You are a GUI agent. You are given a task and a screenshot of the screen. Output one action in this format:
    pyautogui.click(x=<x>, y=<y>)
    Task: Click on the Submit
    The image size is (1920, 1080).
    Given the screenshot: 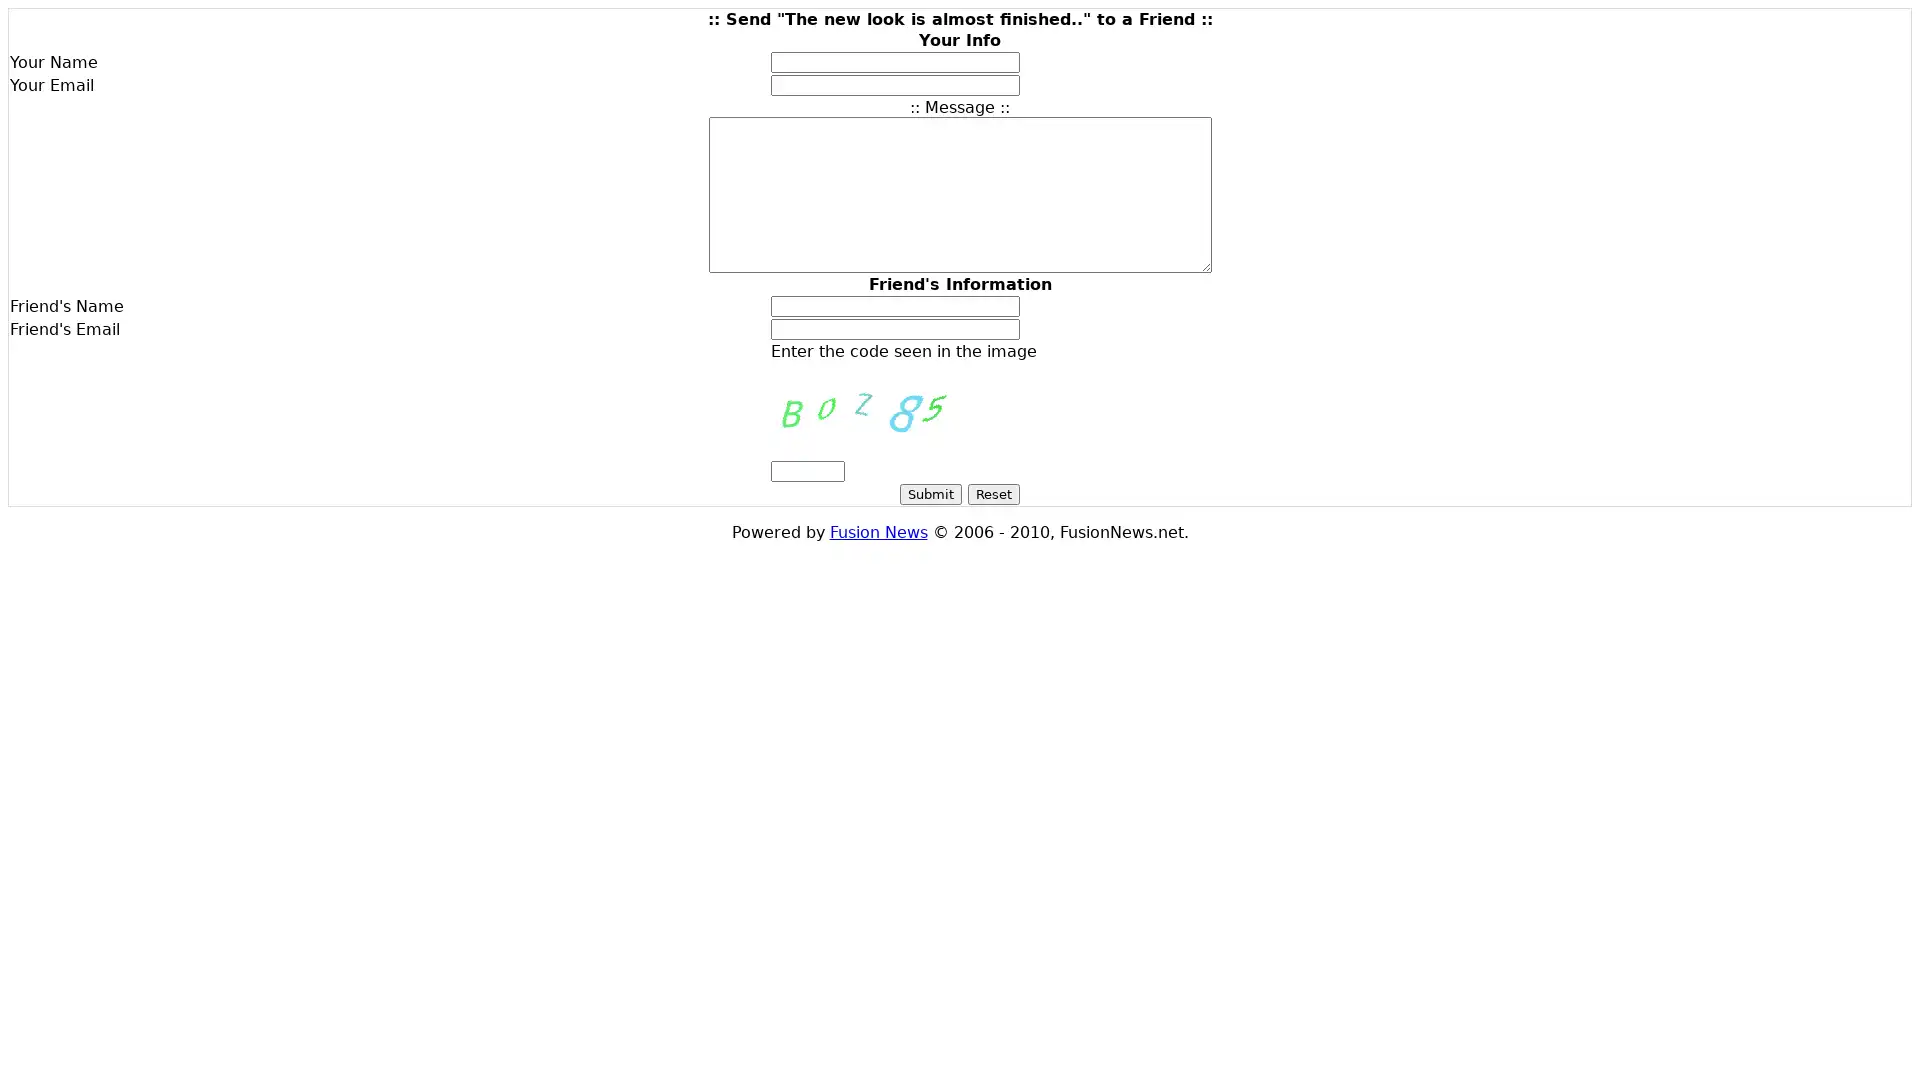 What is the action you would take?
    pyautogui.click(x=930, y=494)
    